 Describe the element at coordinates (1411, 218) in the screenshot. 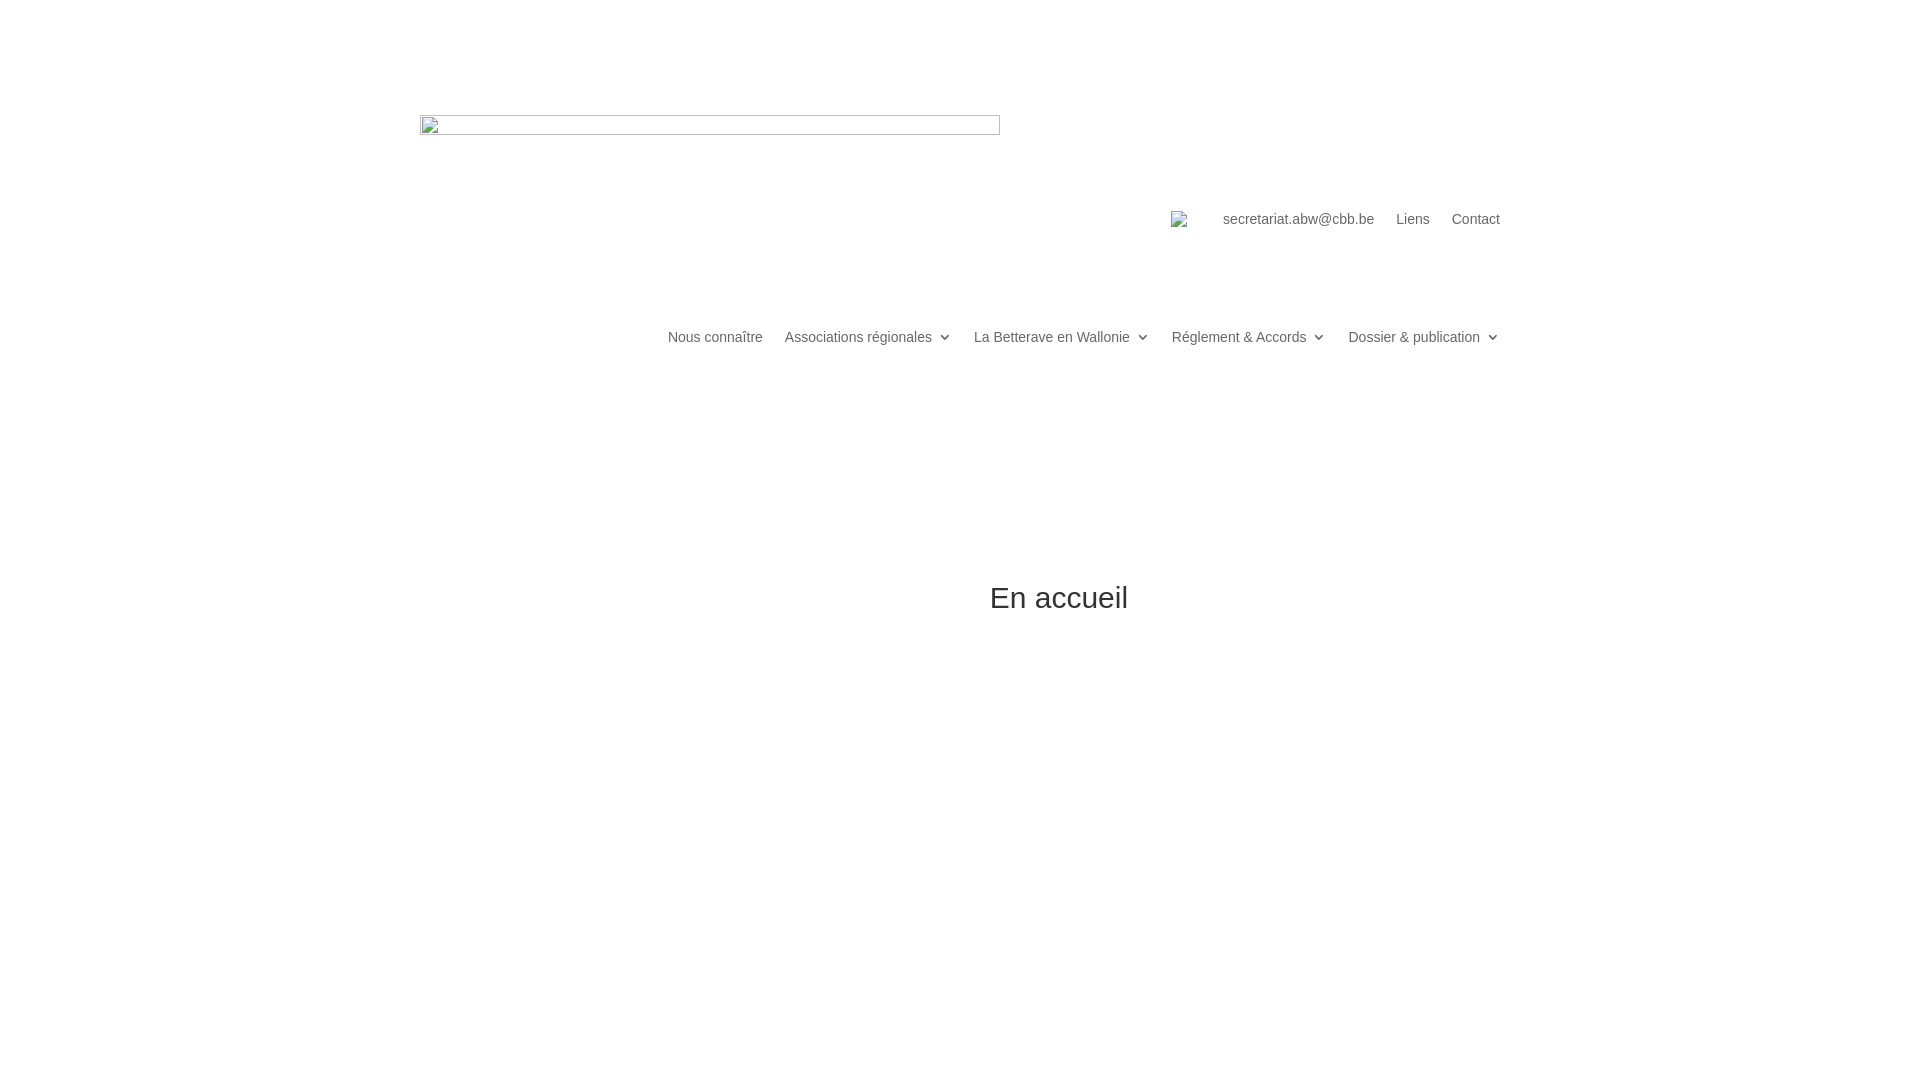

I see `'Liens'` at that location.